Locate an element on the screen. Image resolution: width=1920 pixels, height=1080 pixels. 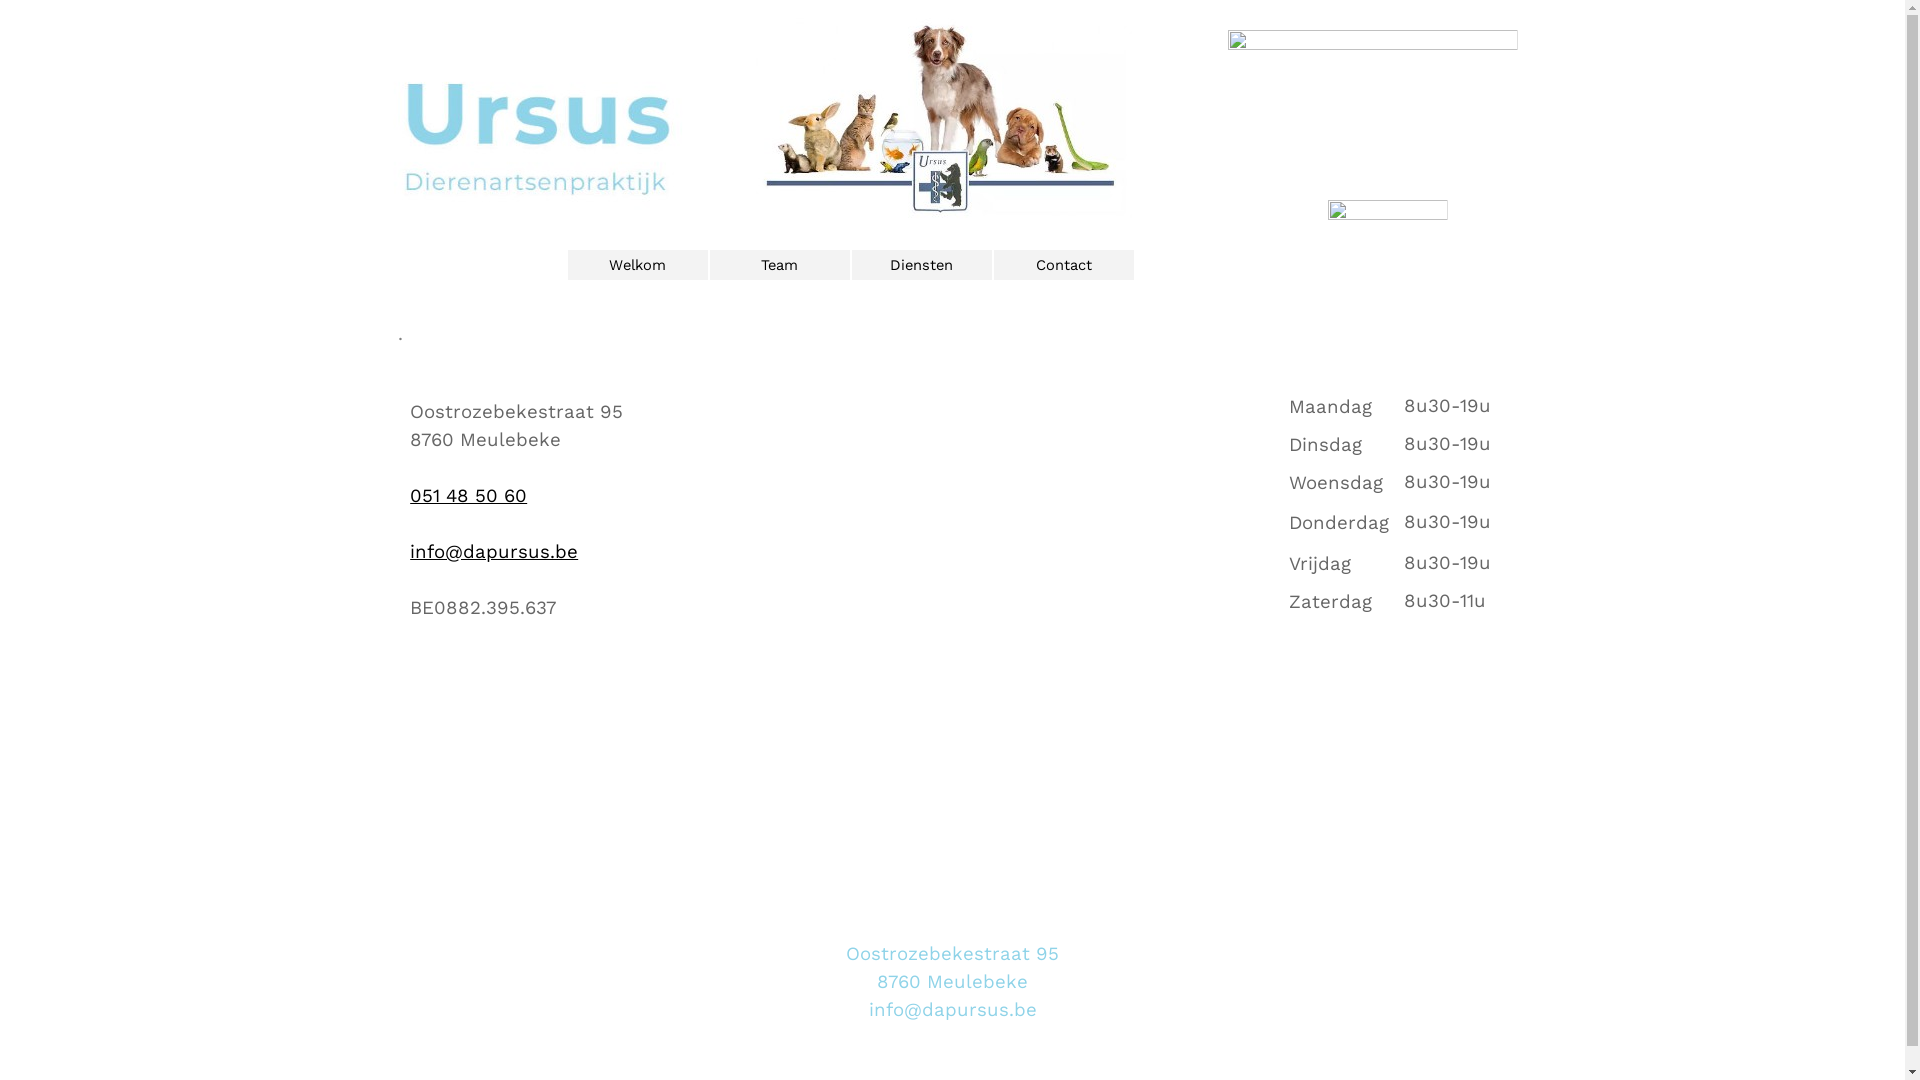
'051 48 50 60' is located at coordinates (467, 495).